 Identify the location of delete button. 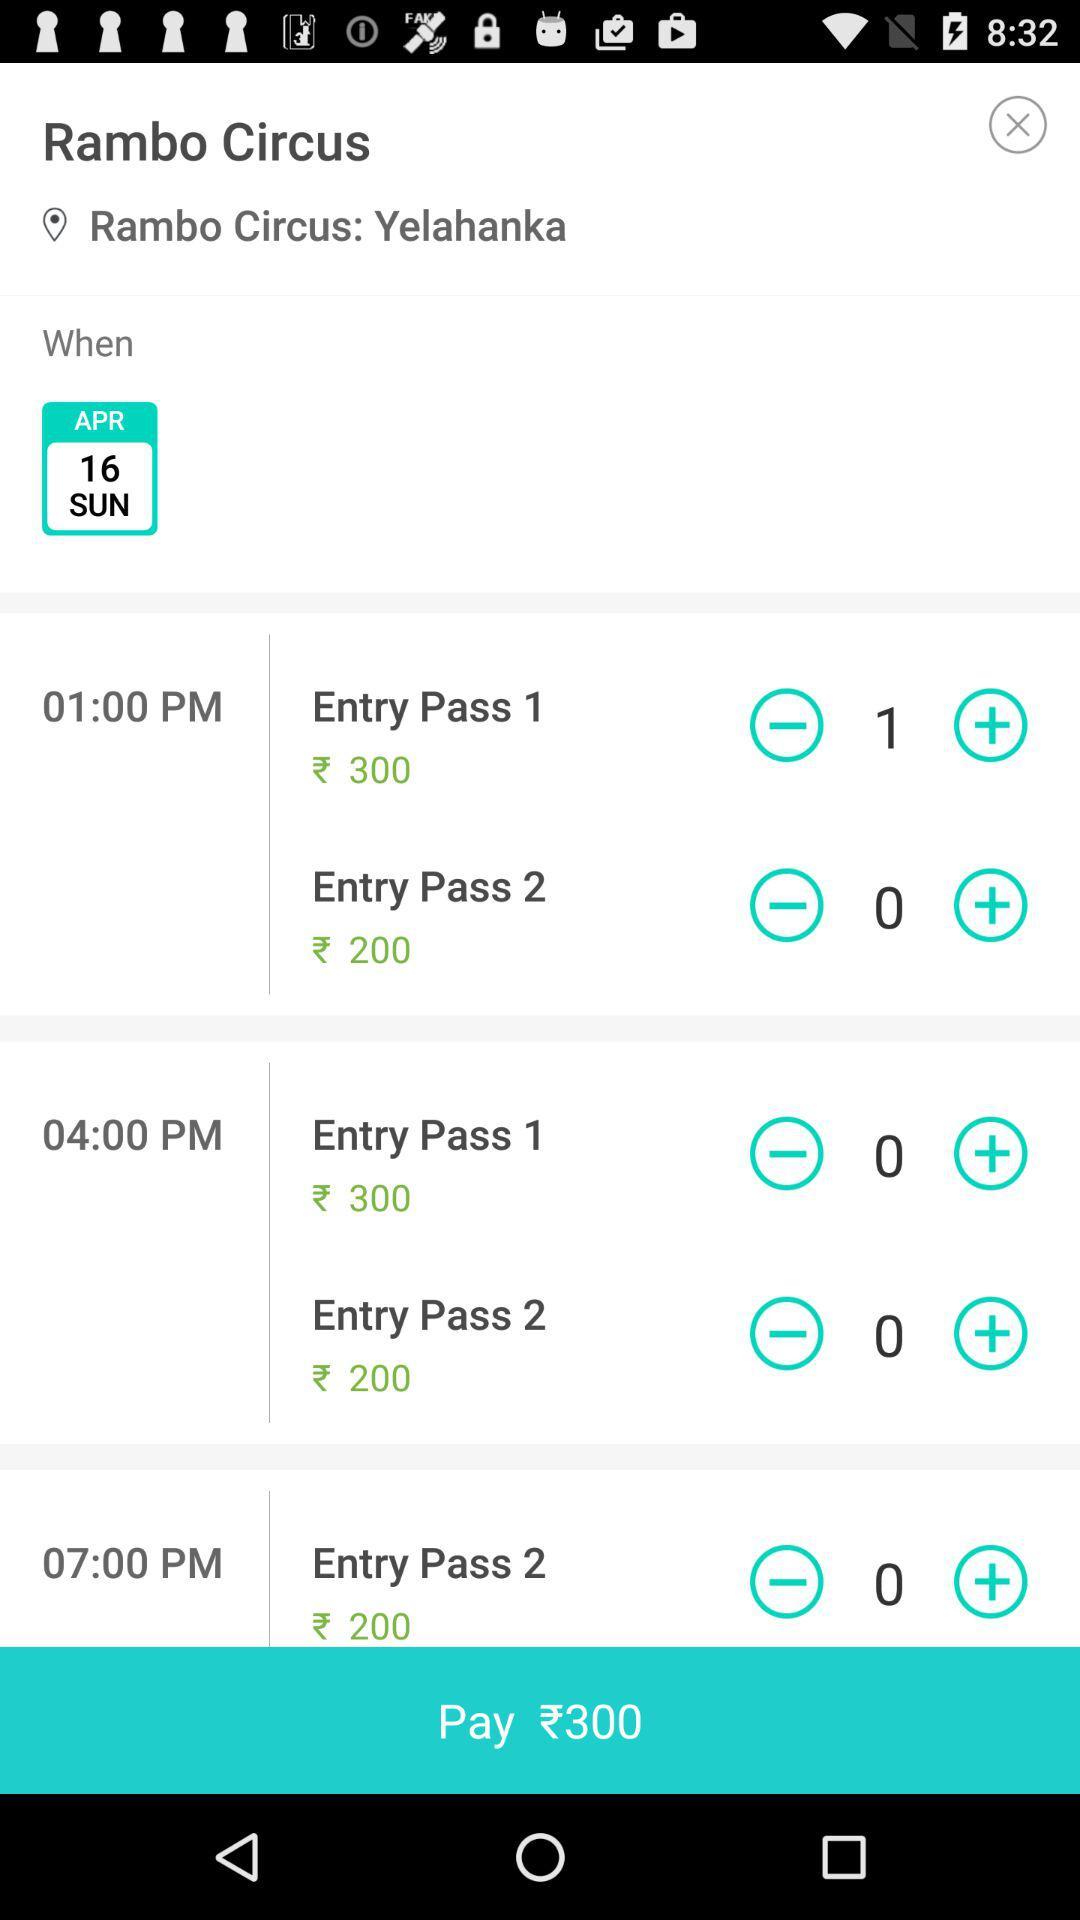
(785, 1580).